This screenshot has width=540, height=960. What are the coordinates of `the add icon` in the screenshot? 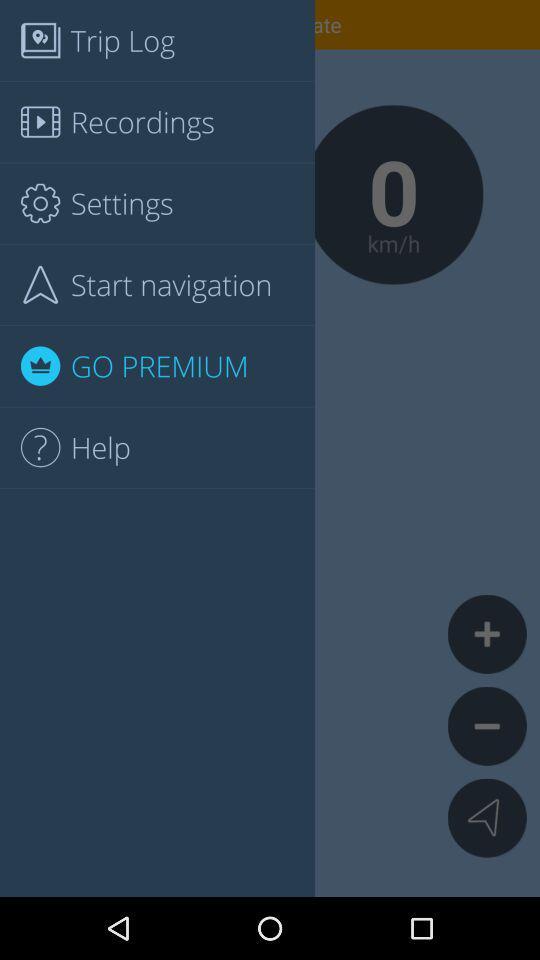 It's located at (486, 633).